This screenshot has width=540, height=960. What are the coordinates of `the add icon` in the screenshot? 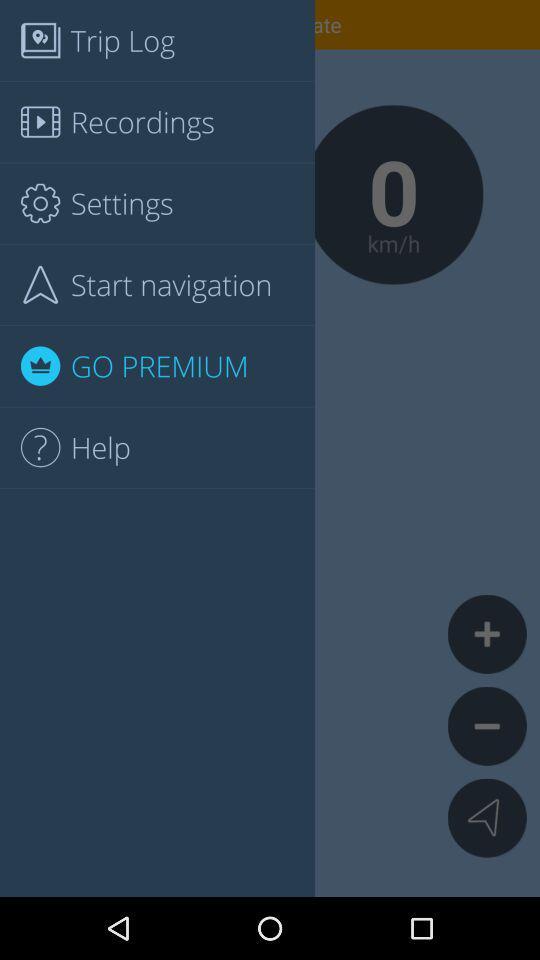 It's located at (486, 633).